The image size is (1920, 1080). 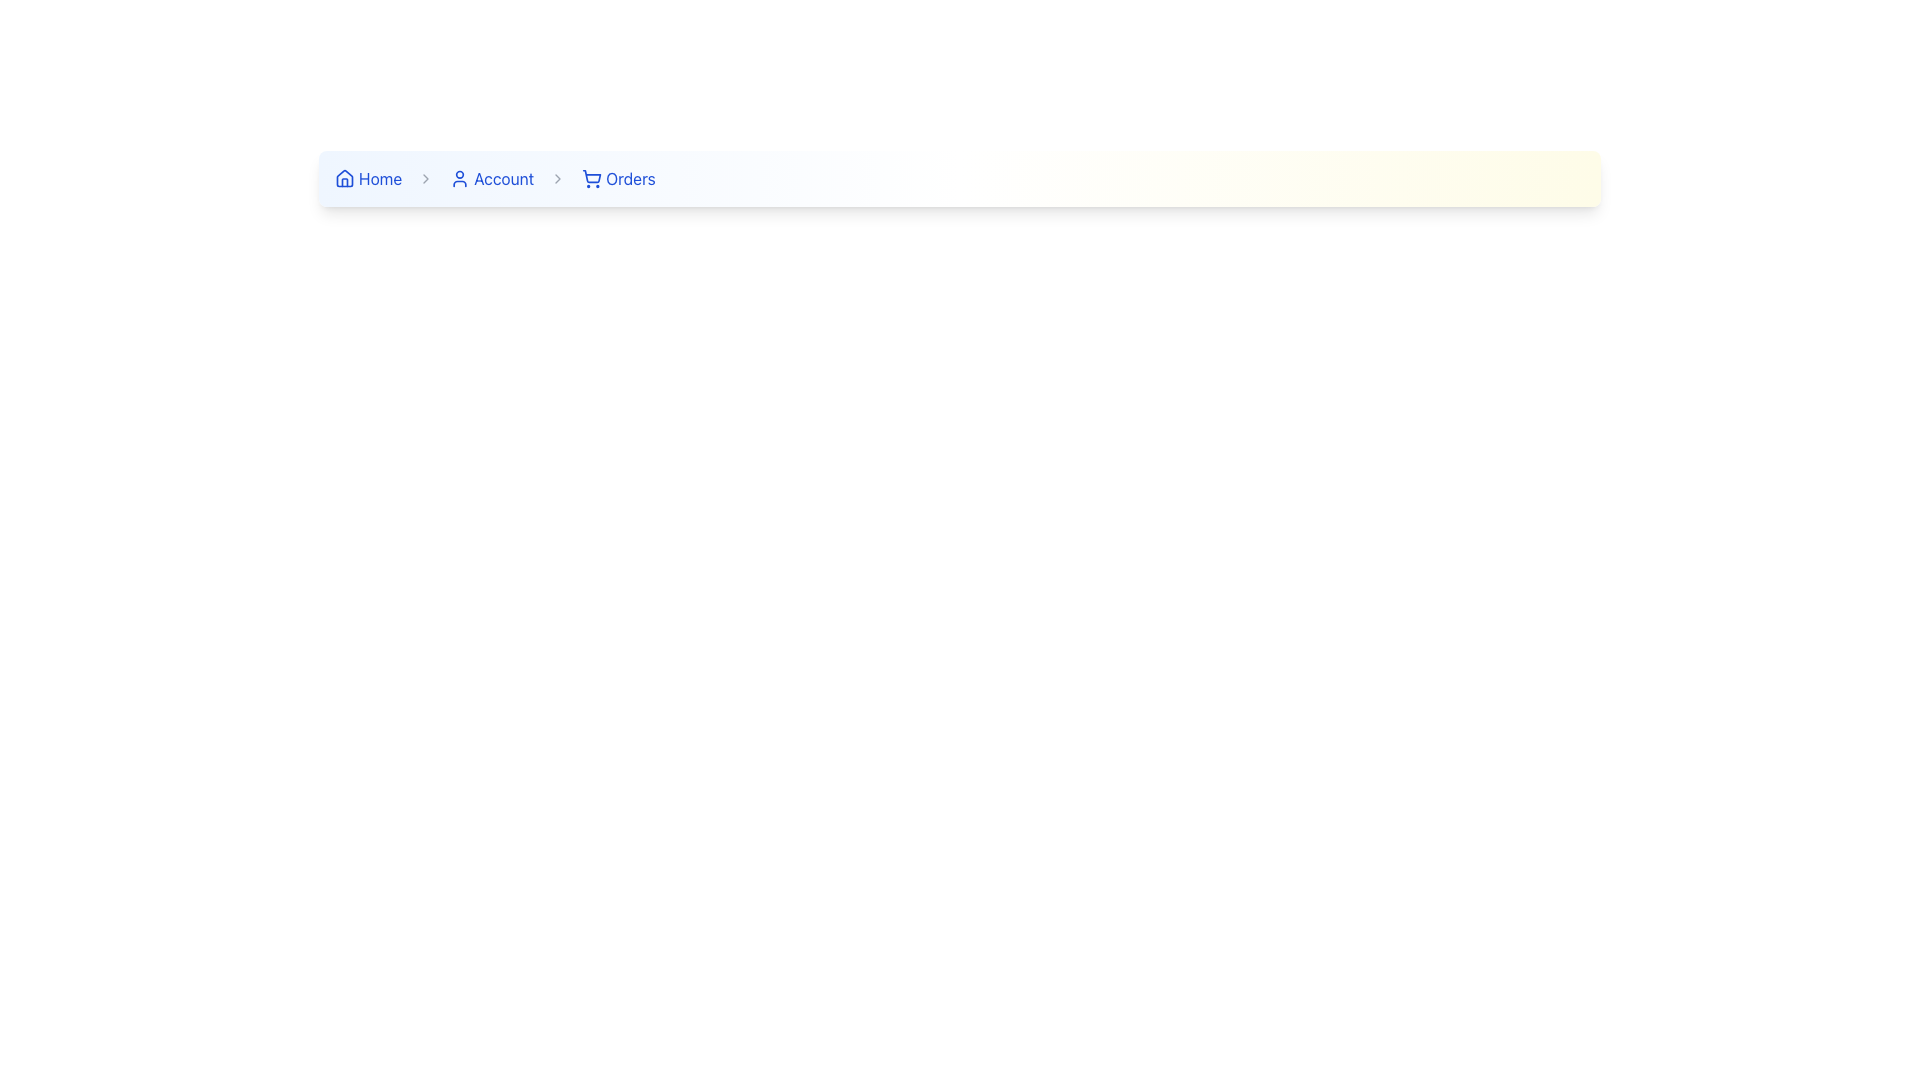 I want to click on the 'Orders' link in the breadcrumb navigation, which is the third item following 'Home' and 'Account', so click(x=617, y=177).